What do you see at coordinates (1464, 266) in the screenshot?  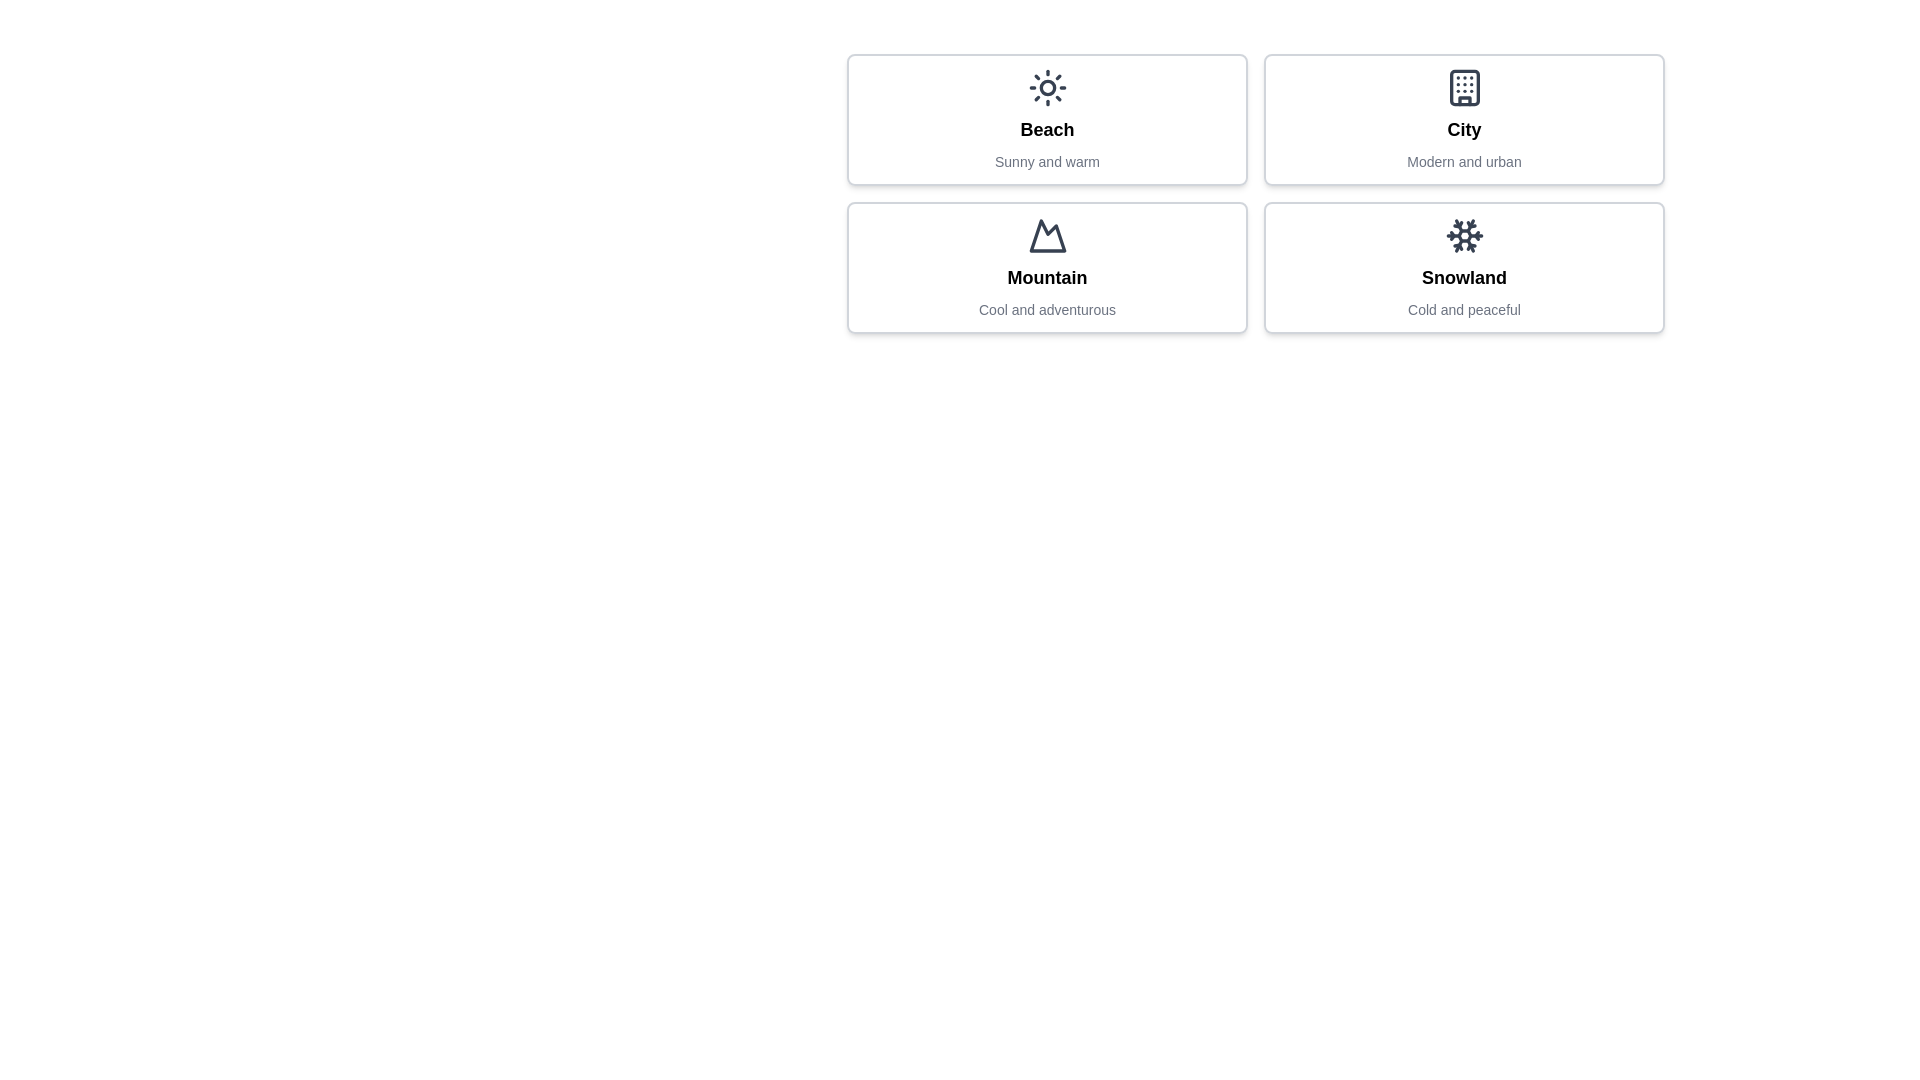 I see `the selectable card representing a snow-themed environment, located in the second row and second column of the grid layout, to the right of the 'Mountain' card` at bounding box center [1464, 266].